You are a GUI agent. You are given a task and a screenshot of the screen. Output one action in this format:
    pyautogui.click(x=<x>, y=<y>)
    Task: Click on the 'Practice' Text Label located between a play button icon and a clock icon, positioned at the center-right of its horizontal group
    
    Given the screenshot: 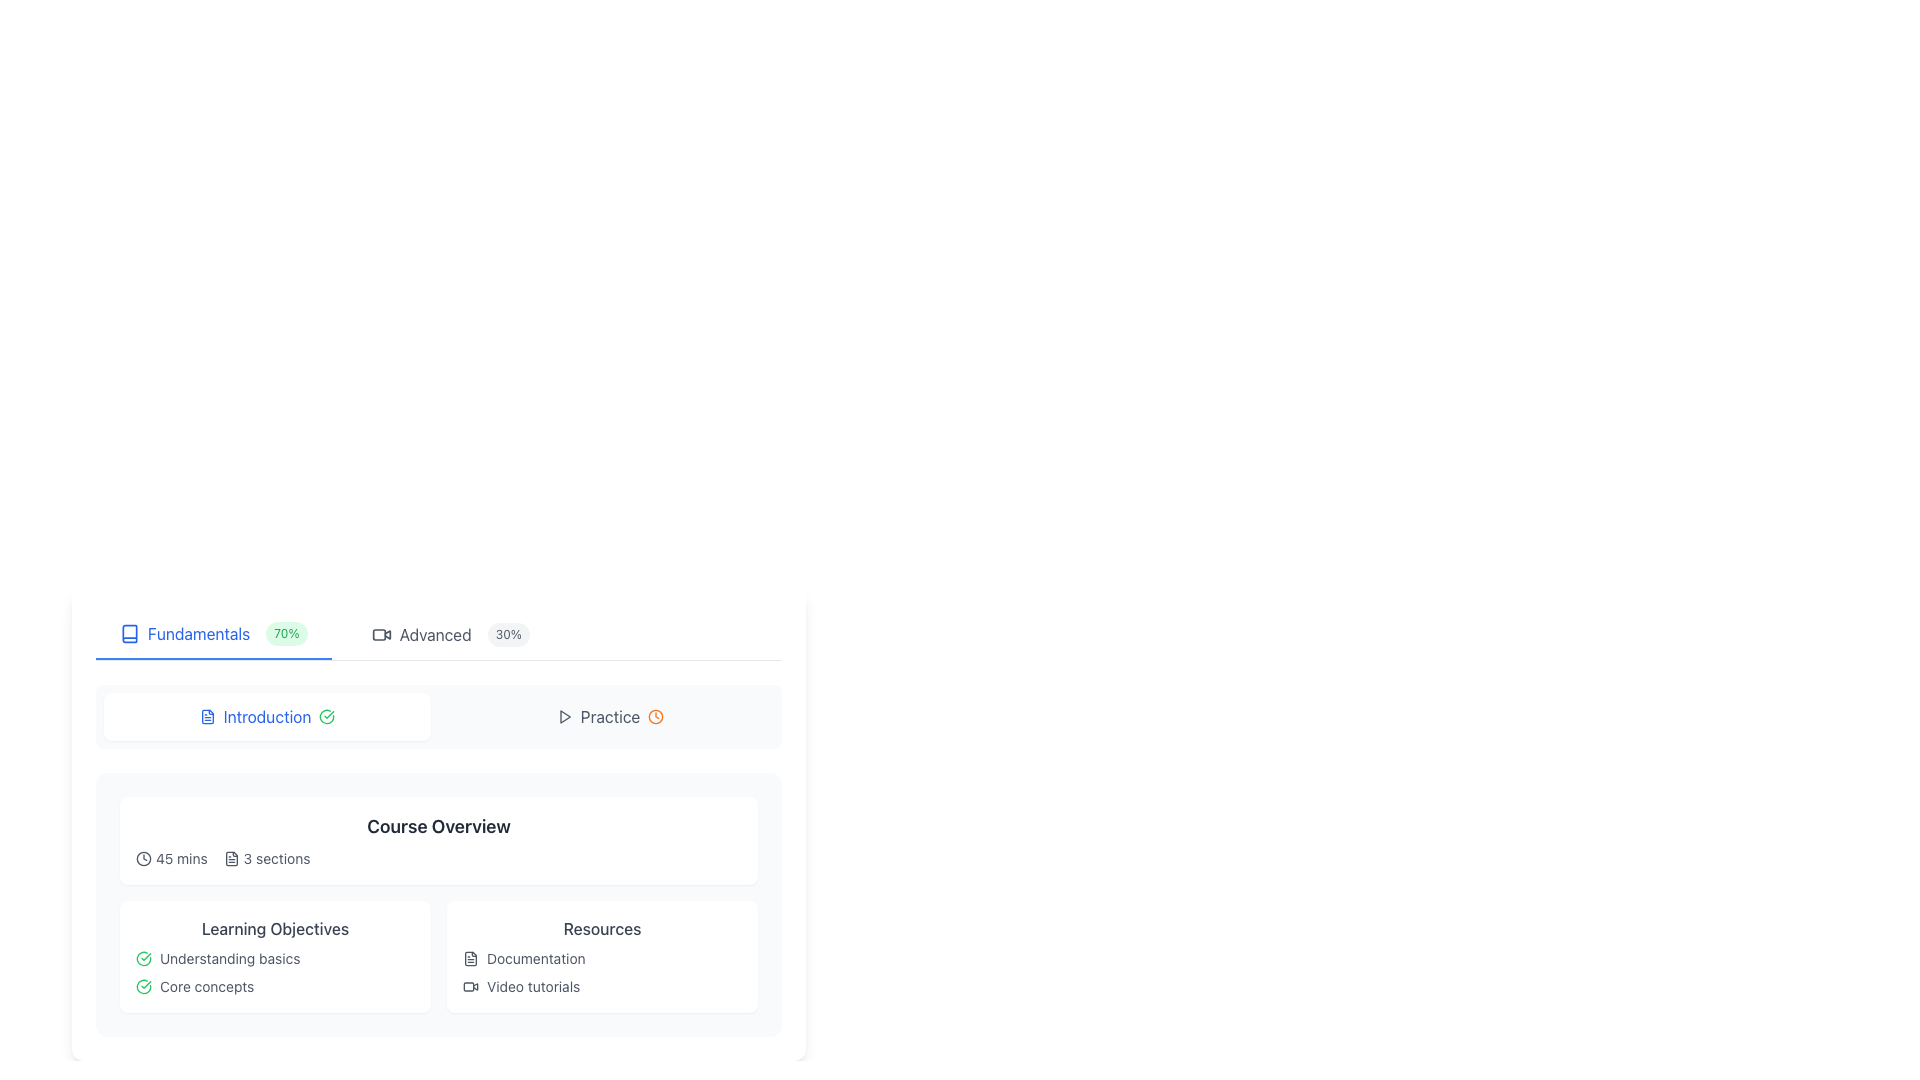 What is the action you would take?
    pyautogui.click(x=609, y=716)
    